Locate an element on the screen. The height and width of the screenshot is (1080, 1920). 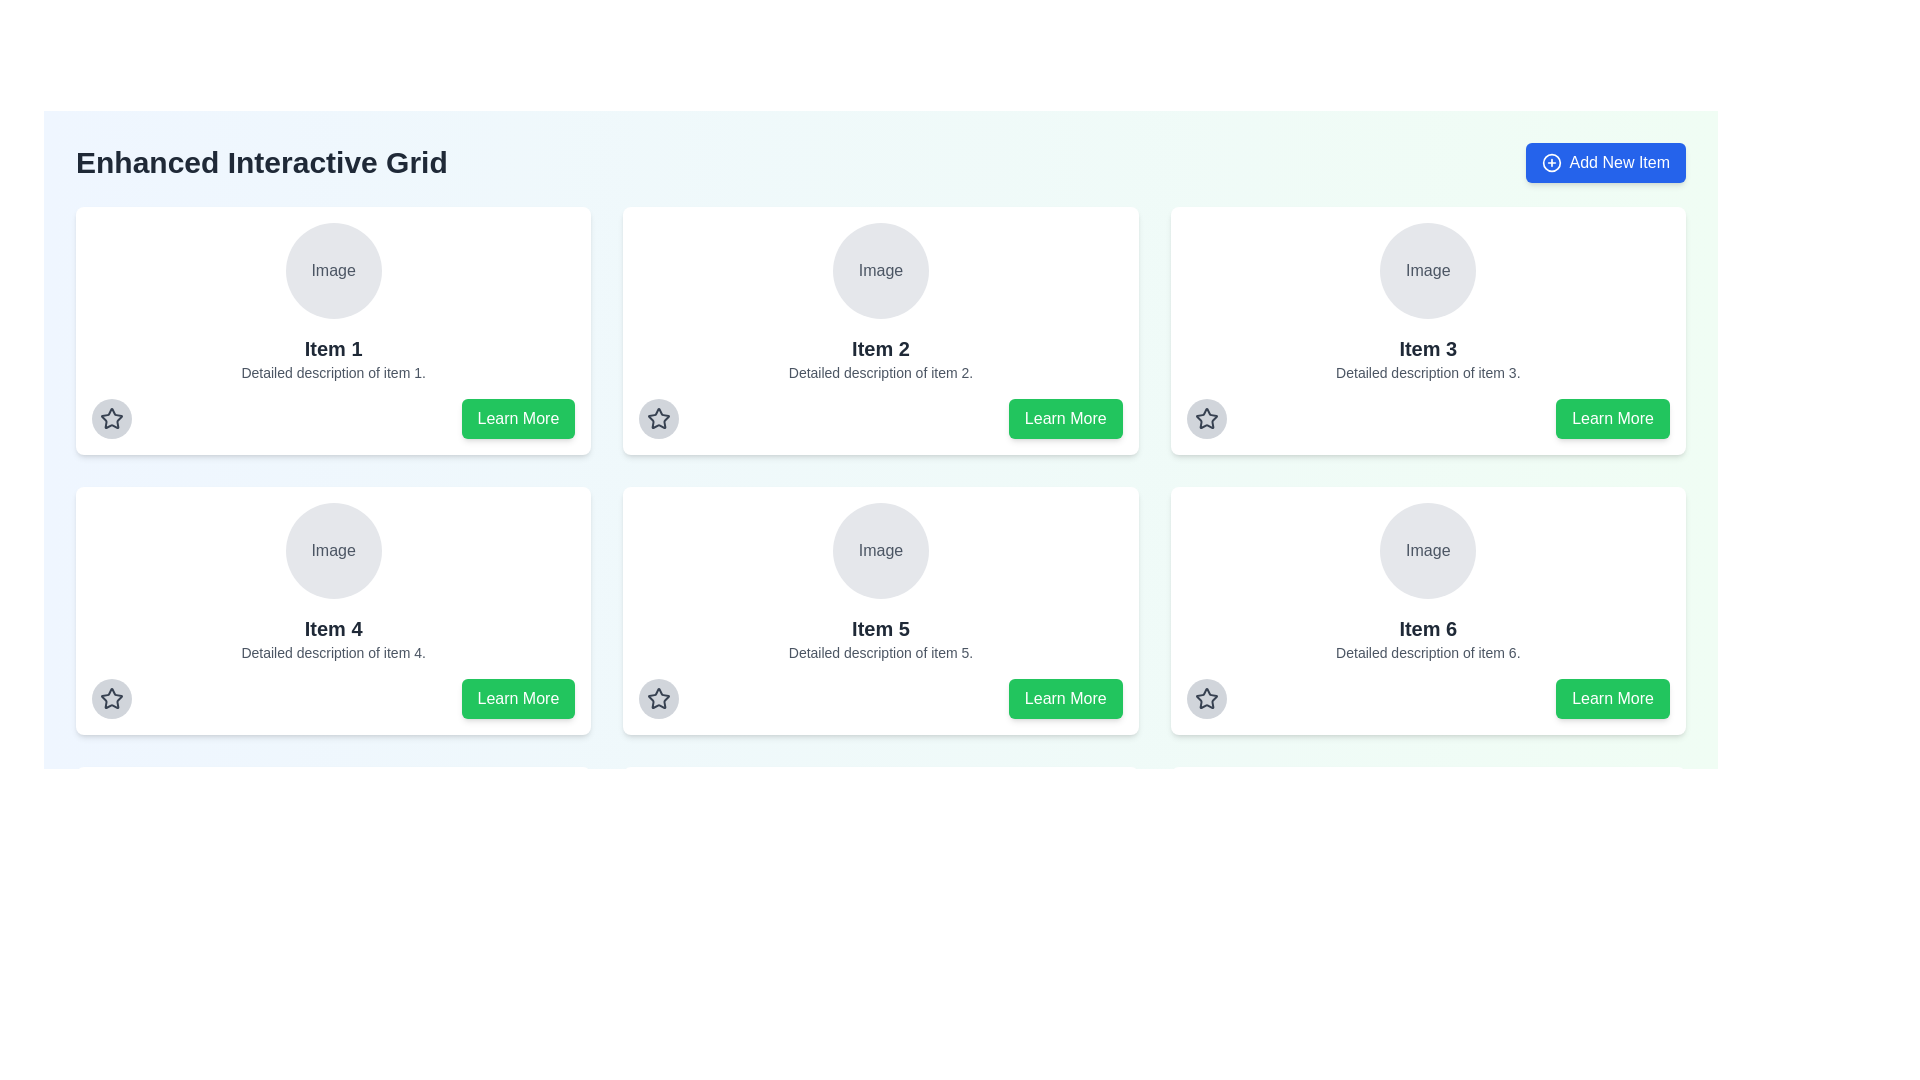
the 'Learn More' button located in the top-right section of the grid, which has a green background and white text is located at coordinates (1612, 418).